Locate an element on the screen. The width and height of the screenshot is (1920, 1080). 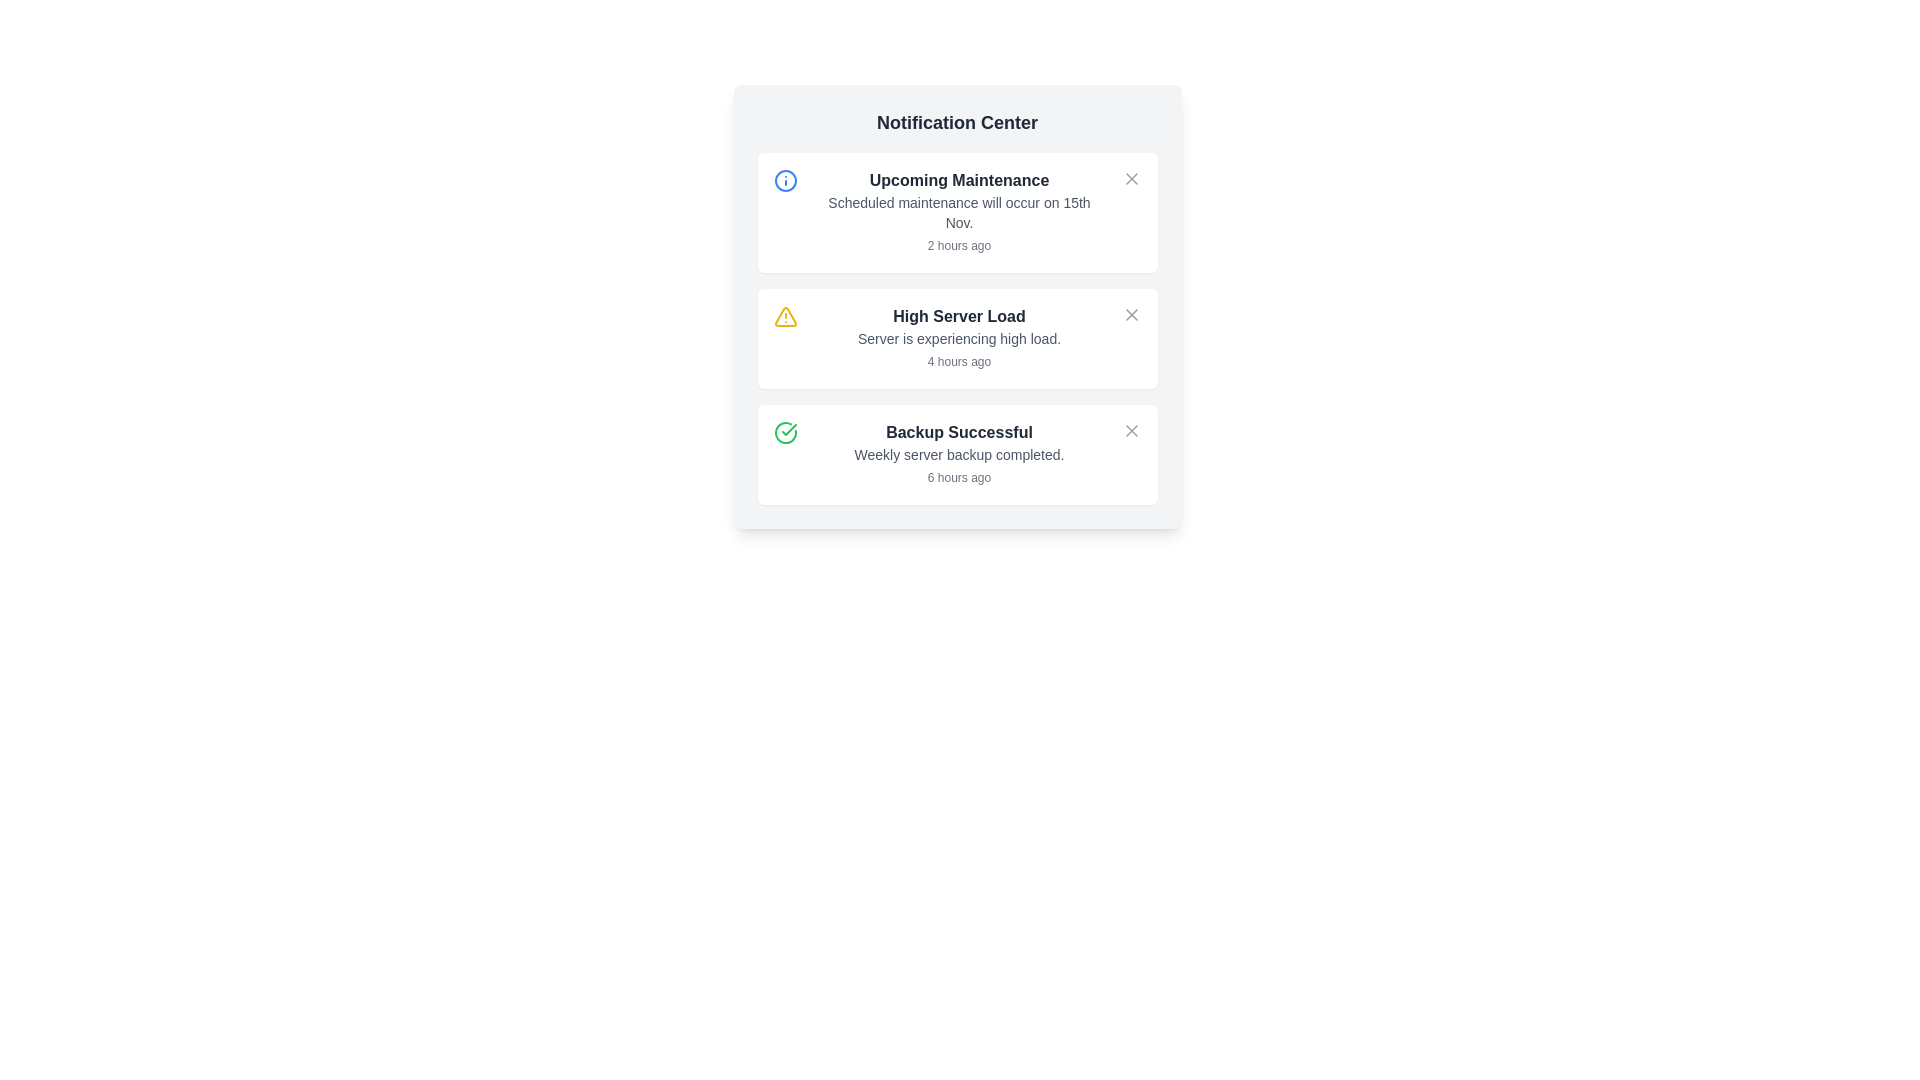
the dismiss button located on the rightmost side of the 'Backup Successful' notification is located at coordinates (1131, 430).